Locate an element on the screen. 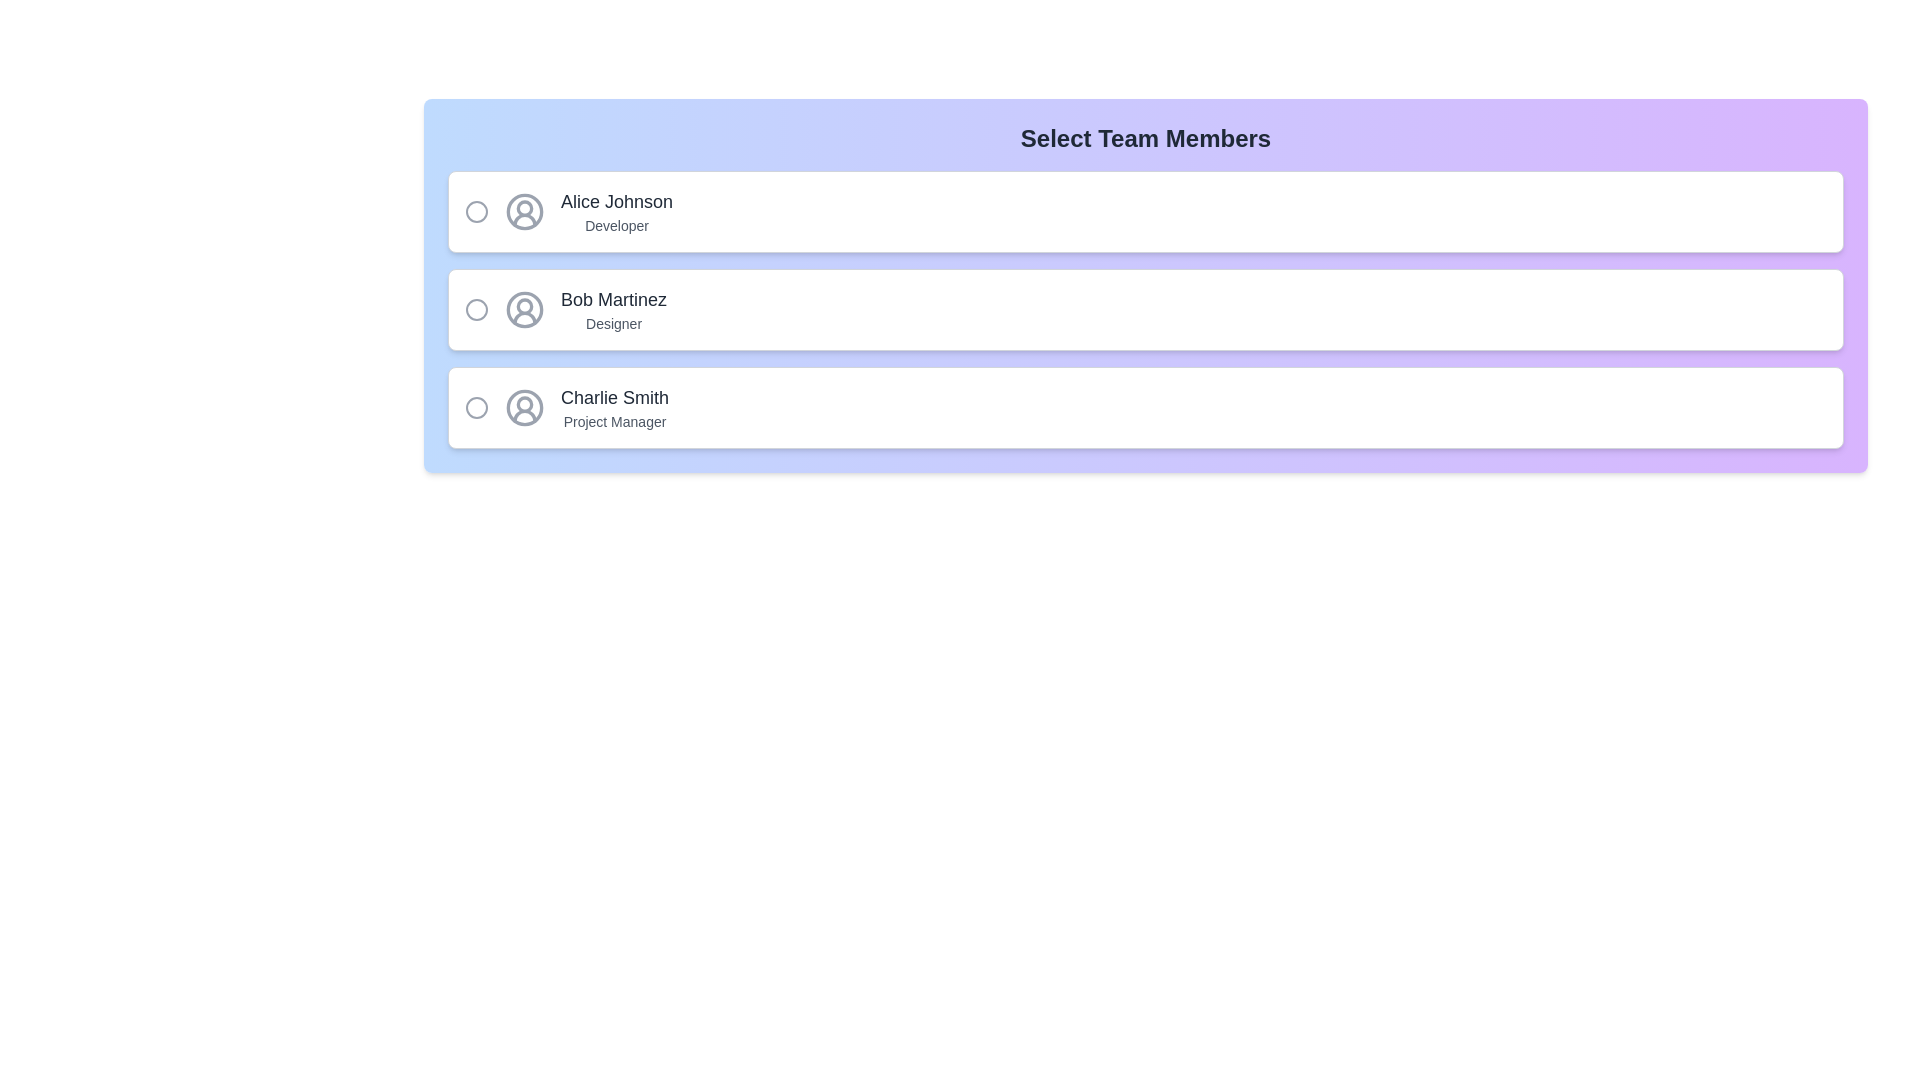  the Text Label that describes the role or position of the team member 'Alice Johnson', located below the name label in the first entry of the team member list is located at coordinates (616, 225).